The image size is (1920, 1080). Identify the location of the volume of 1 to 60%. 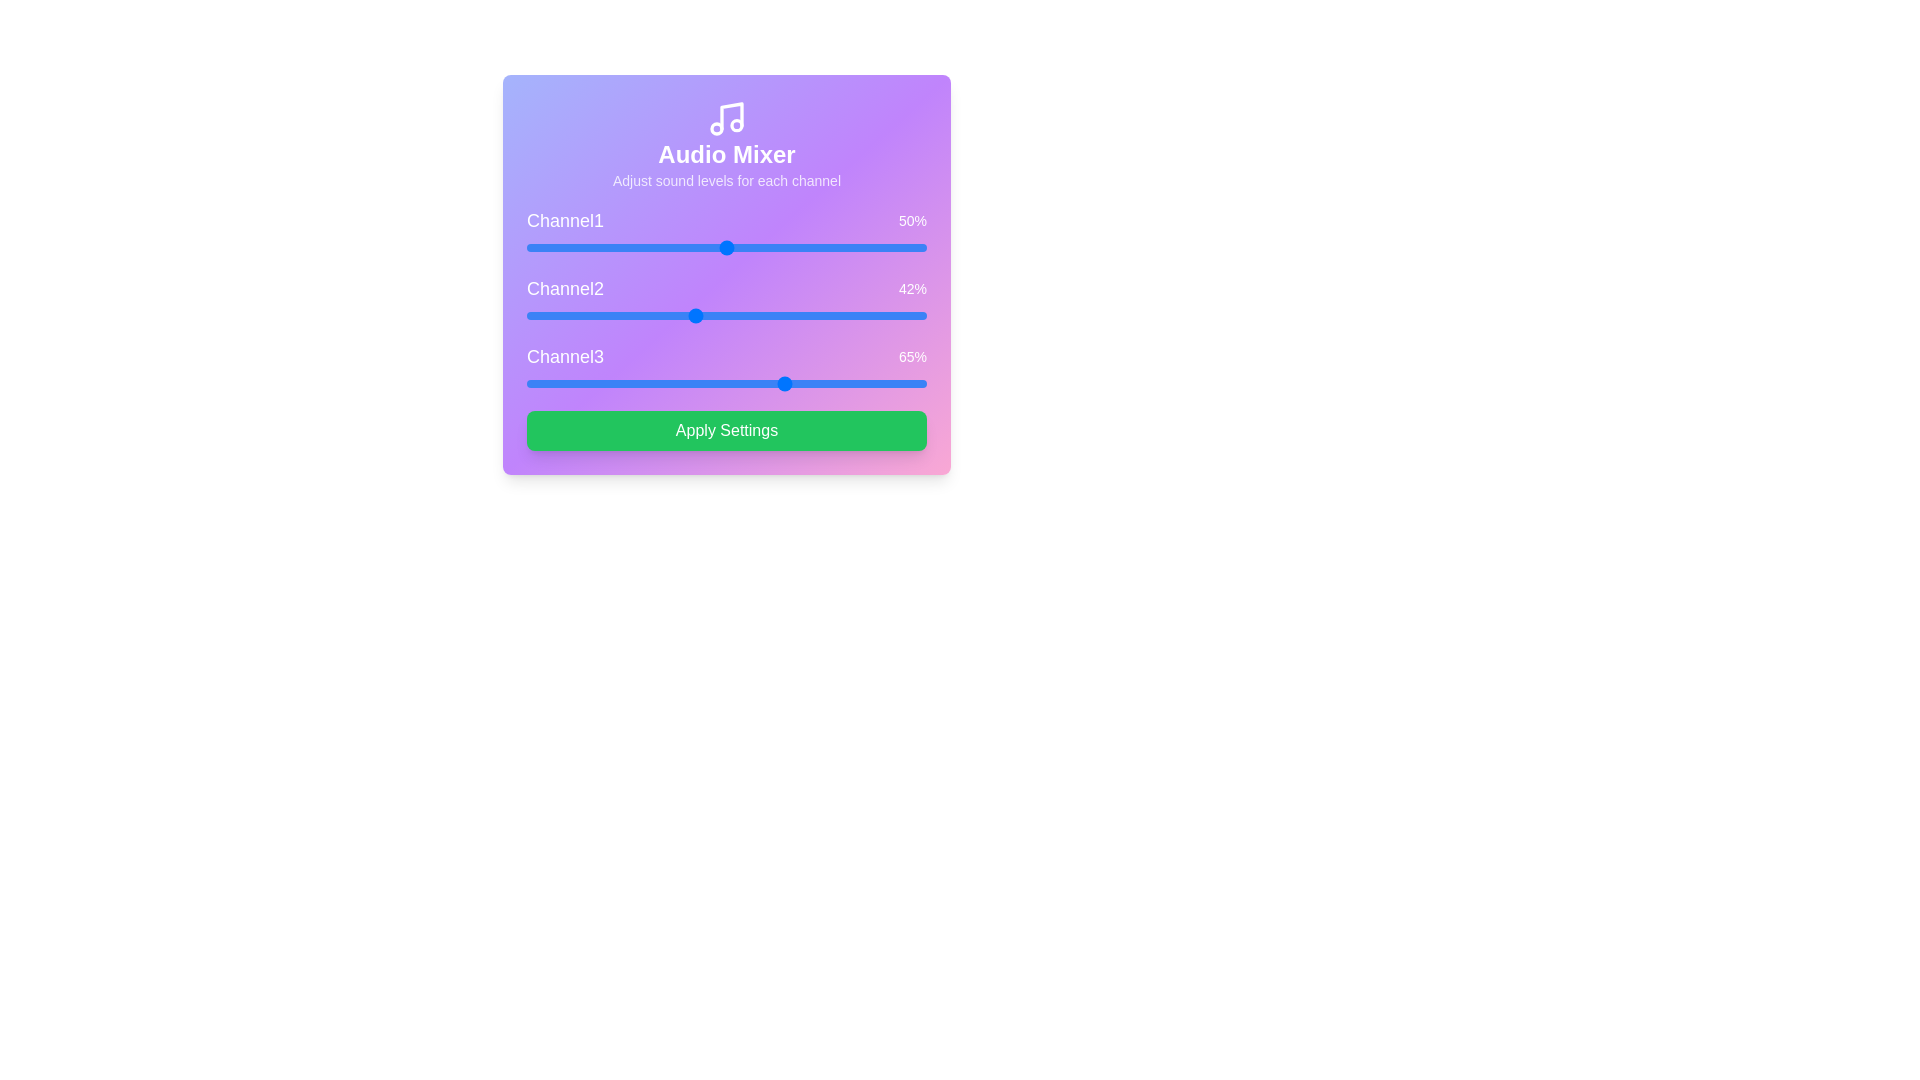
(766, 246).